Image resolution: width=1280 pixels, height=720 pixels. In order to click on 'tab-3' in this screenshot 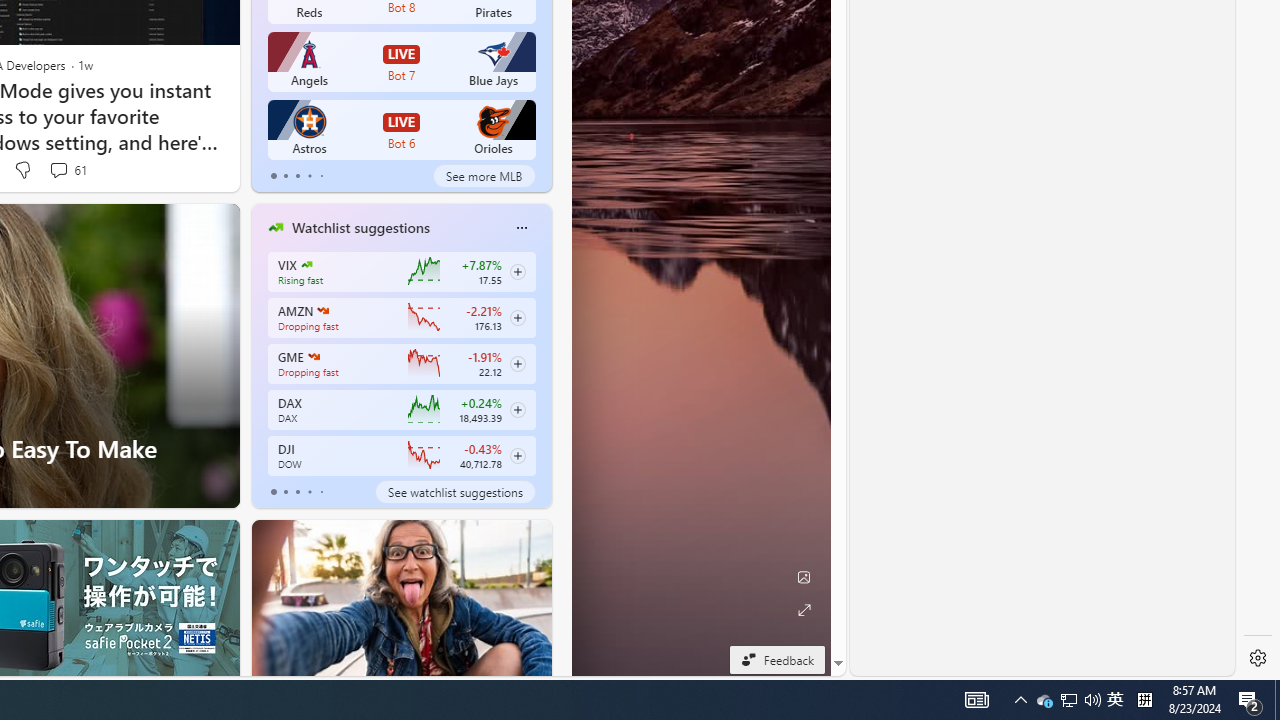, I will do `click(308, 492)`.